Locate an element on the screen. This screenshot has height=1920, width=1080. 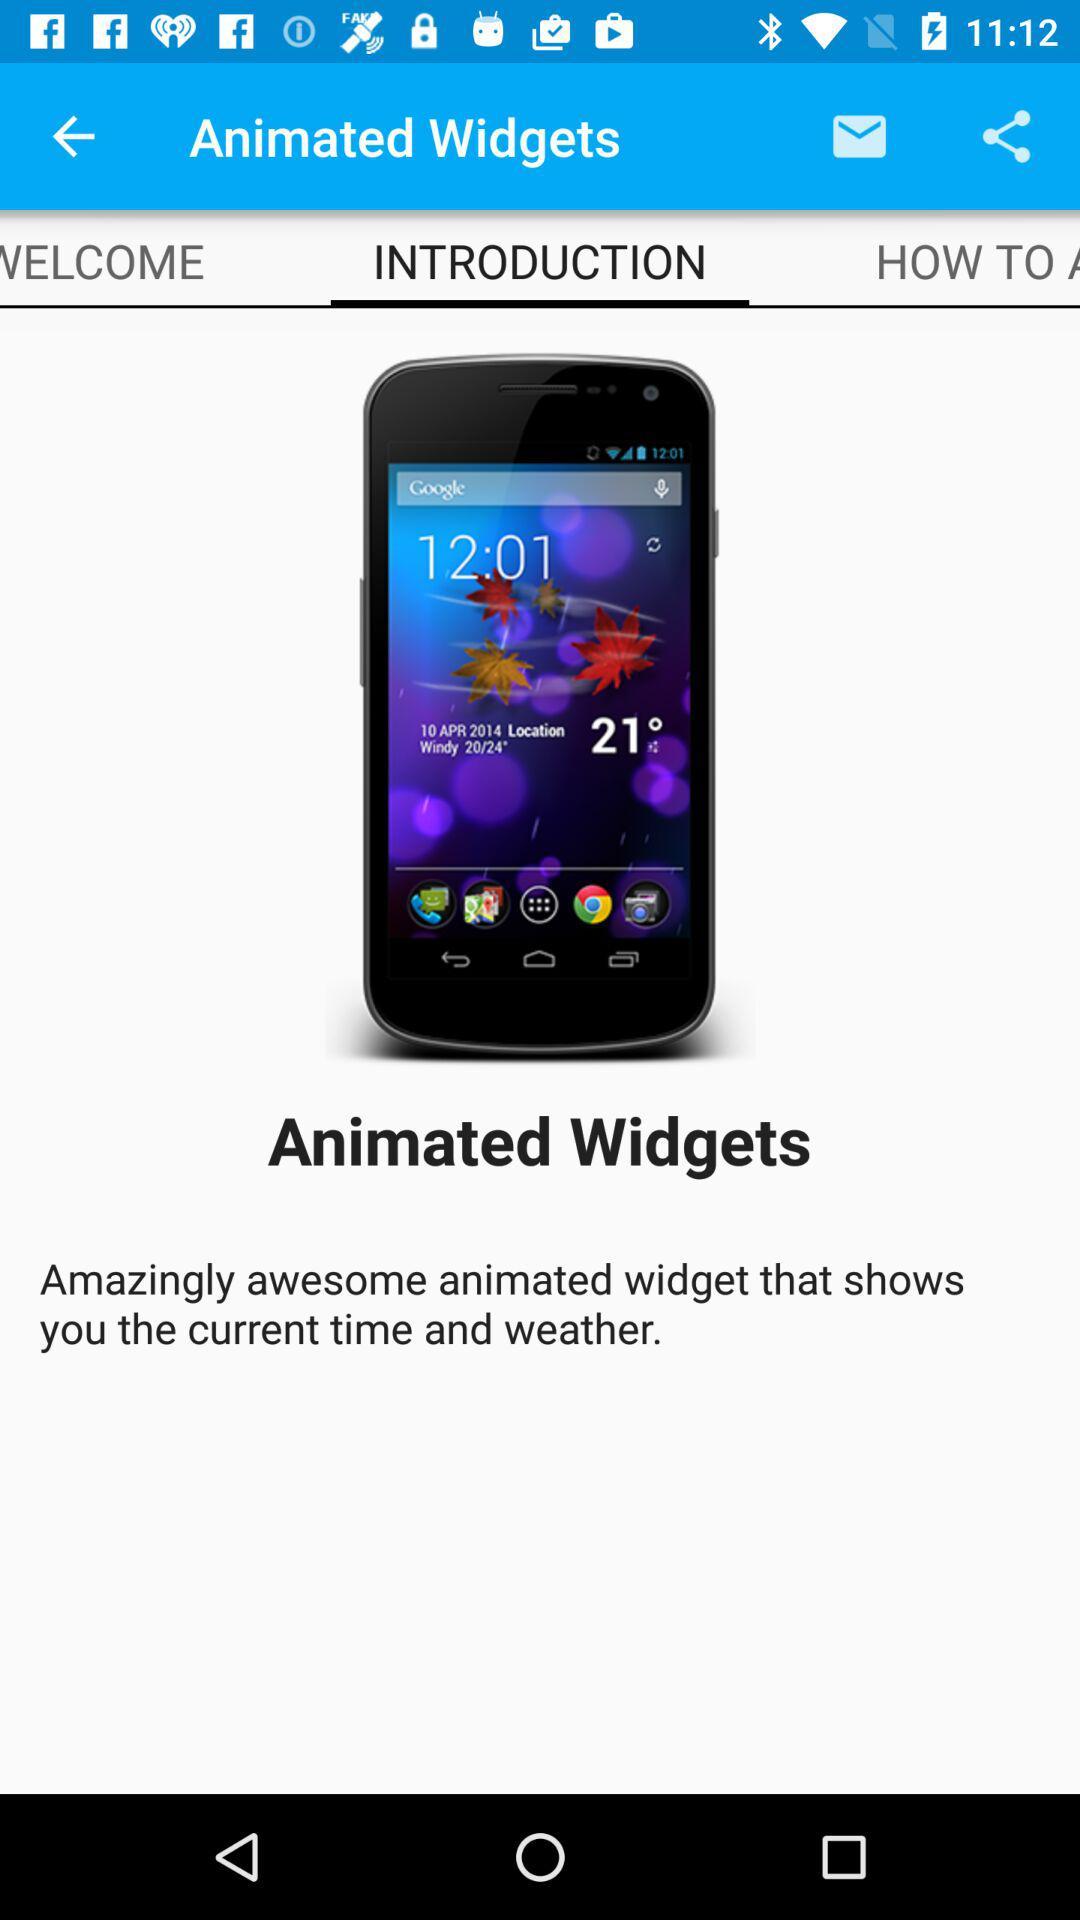
the icon above animated widgets icon is located at coordinates (540, 701).